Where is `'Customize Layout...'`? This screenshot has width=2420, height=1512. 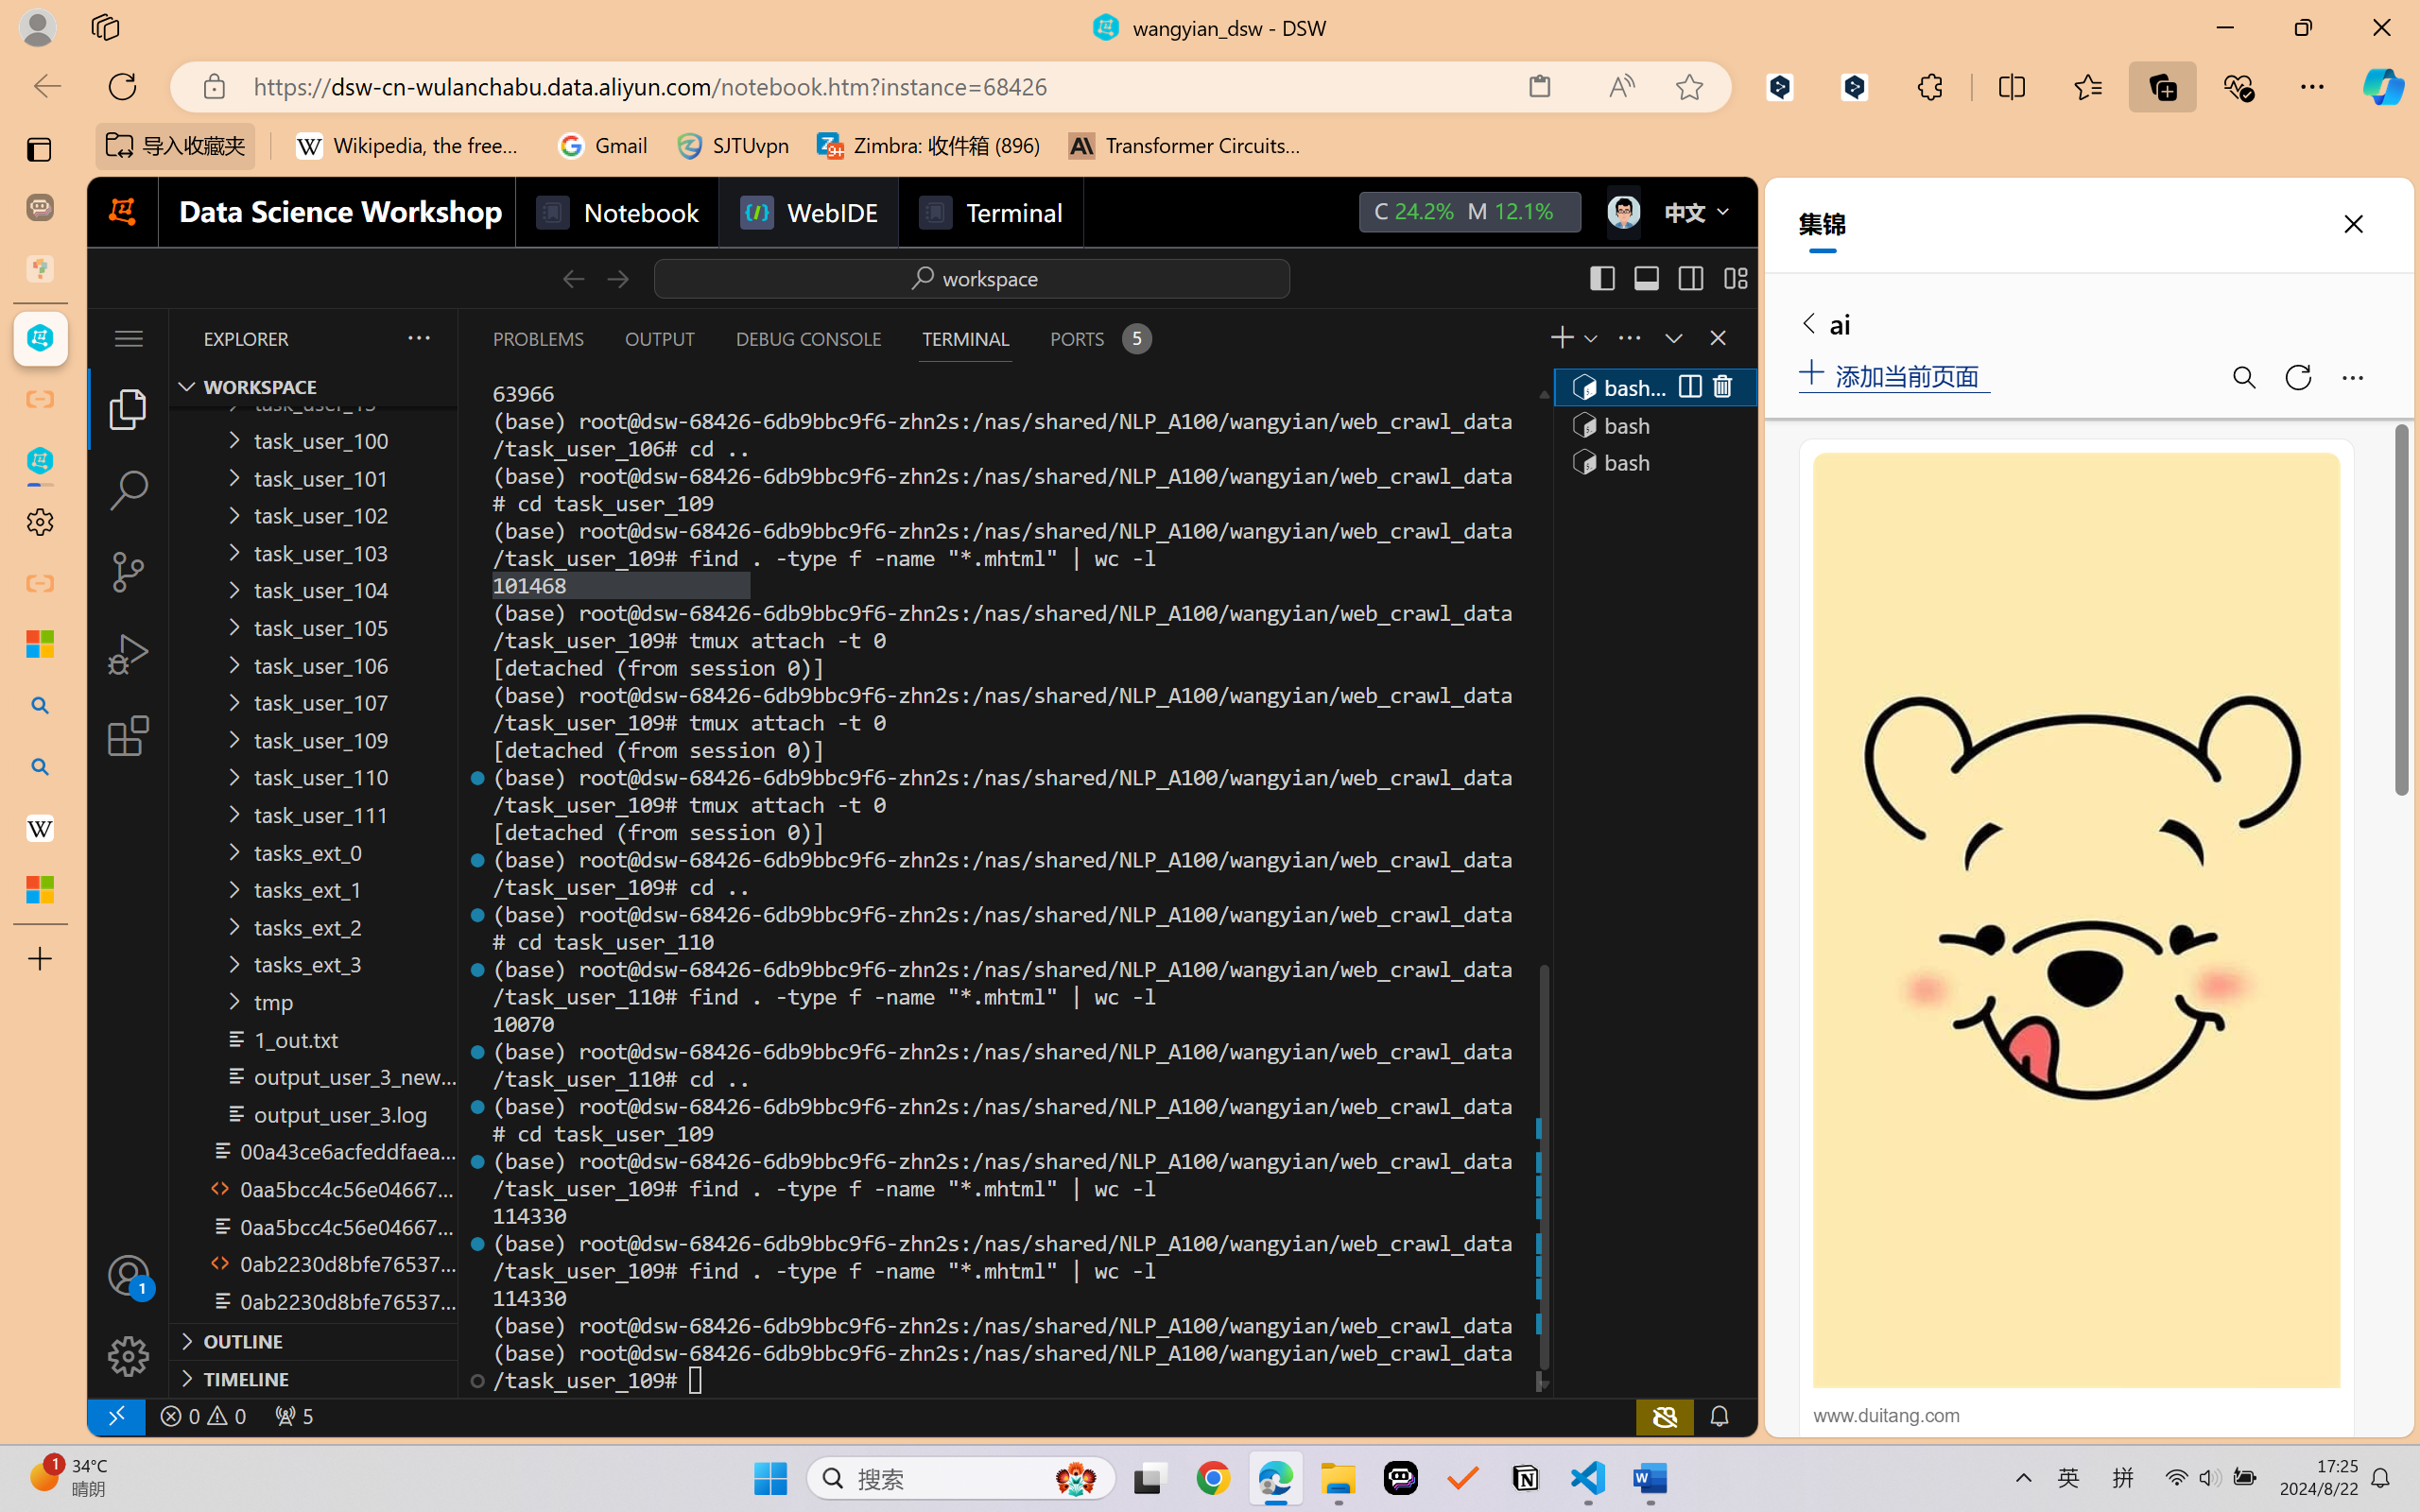
'Customize Layout...' is located at coordinates (1734, 277).